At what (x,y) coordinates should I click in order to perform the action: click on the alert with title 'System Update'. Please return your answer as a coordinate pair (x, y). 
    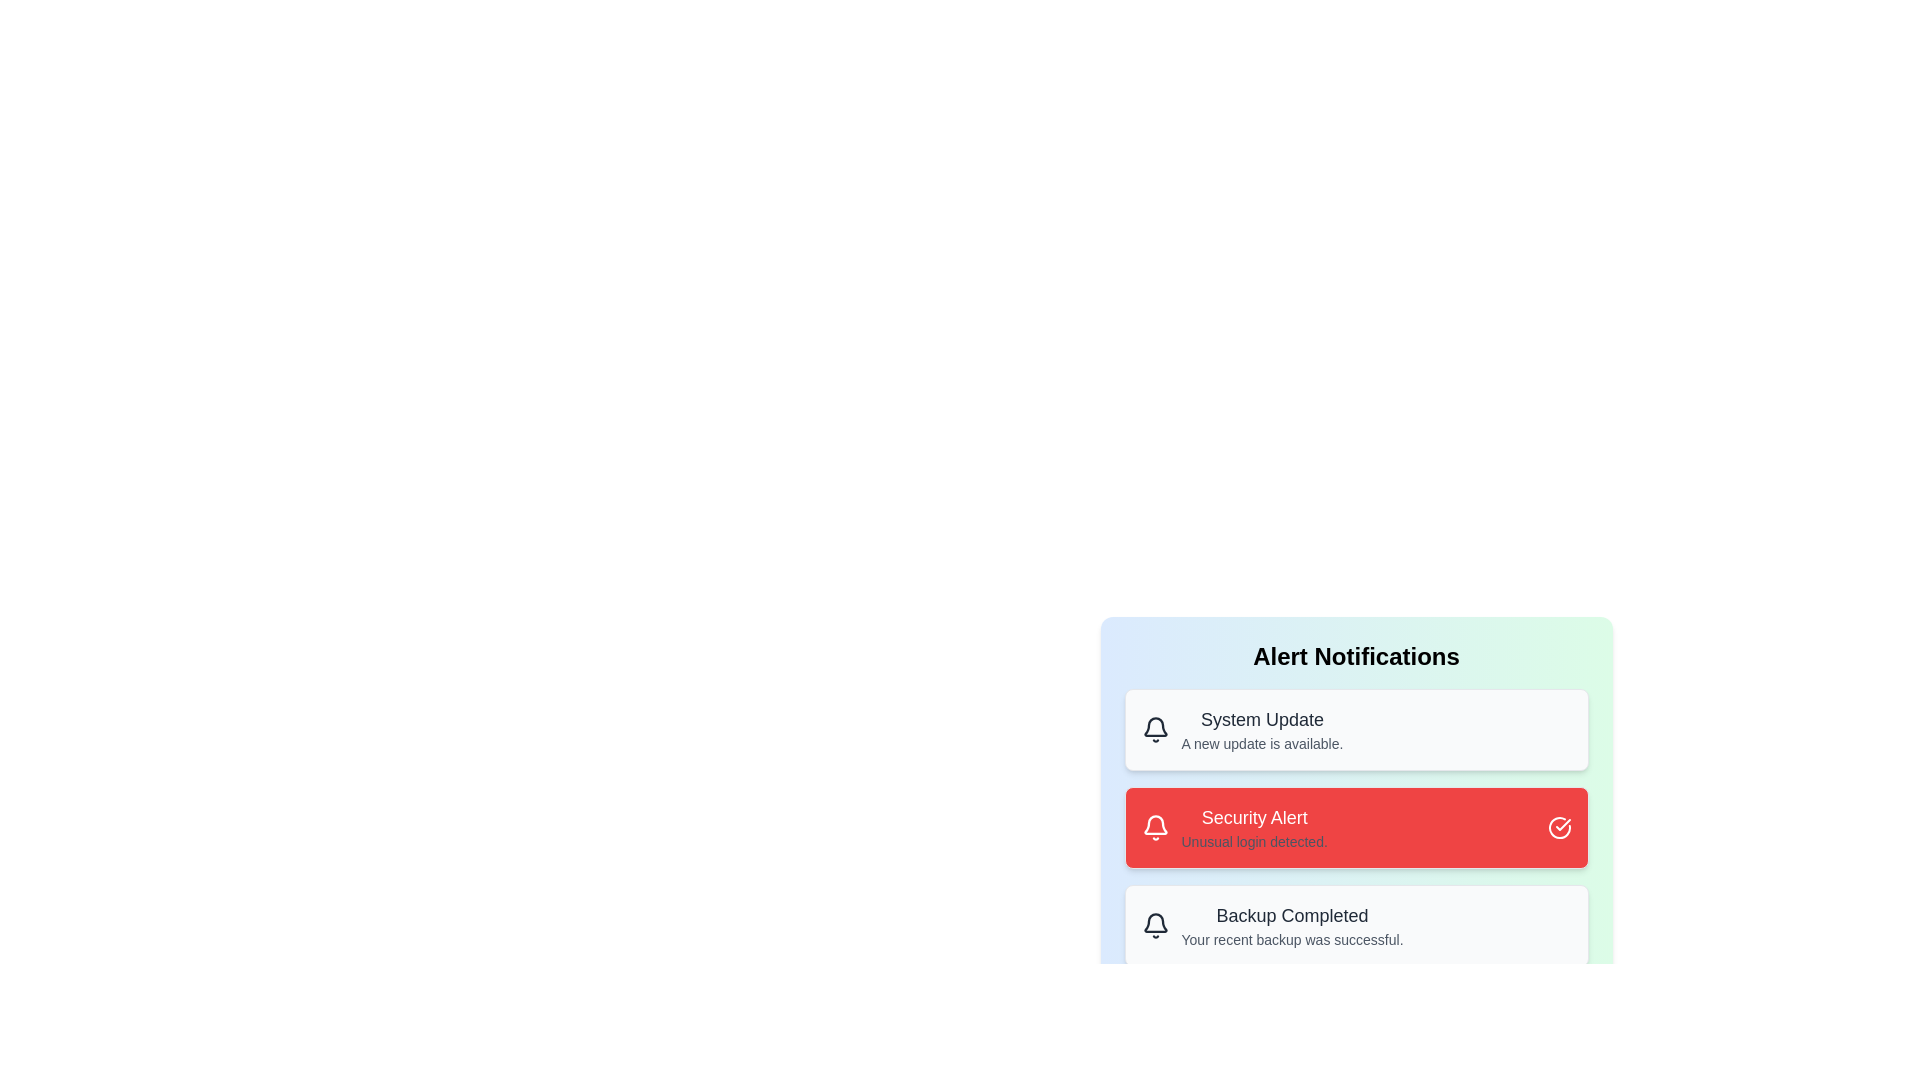
    Looking at the image, I should click on (1356, 729).